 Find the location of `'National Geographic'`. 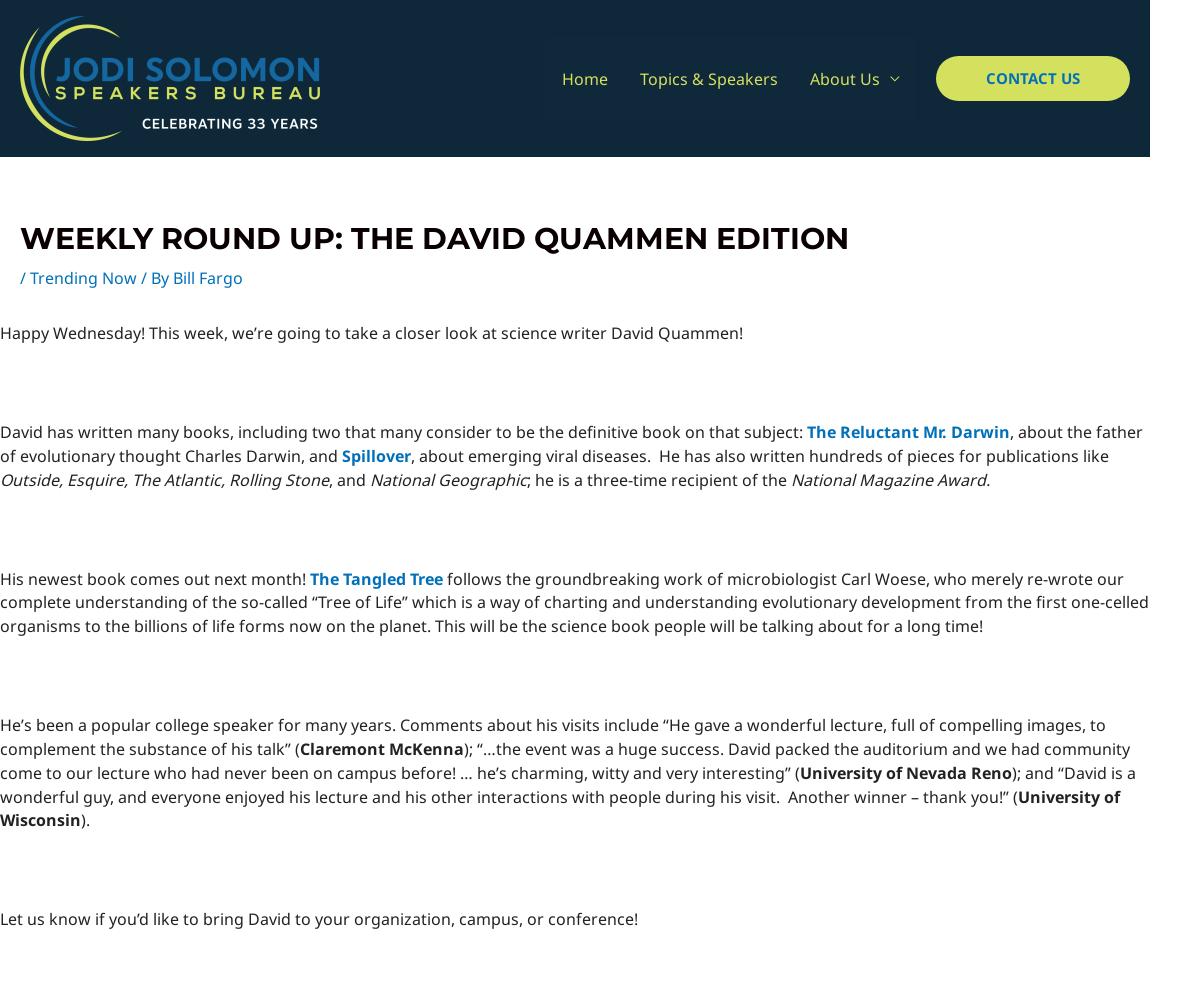

'National Geographic' is located at coordinates (368, 478).